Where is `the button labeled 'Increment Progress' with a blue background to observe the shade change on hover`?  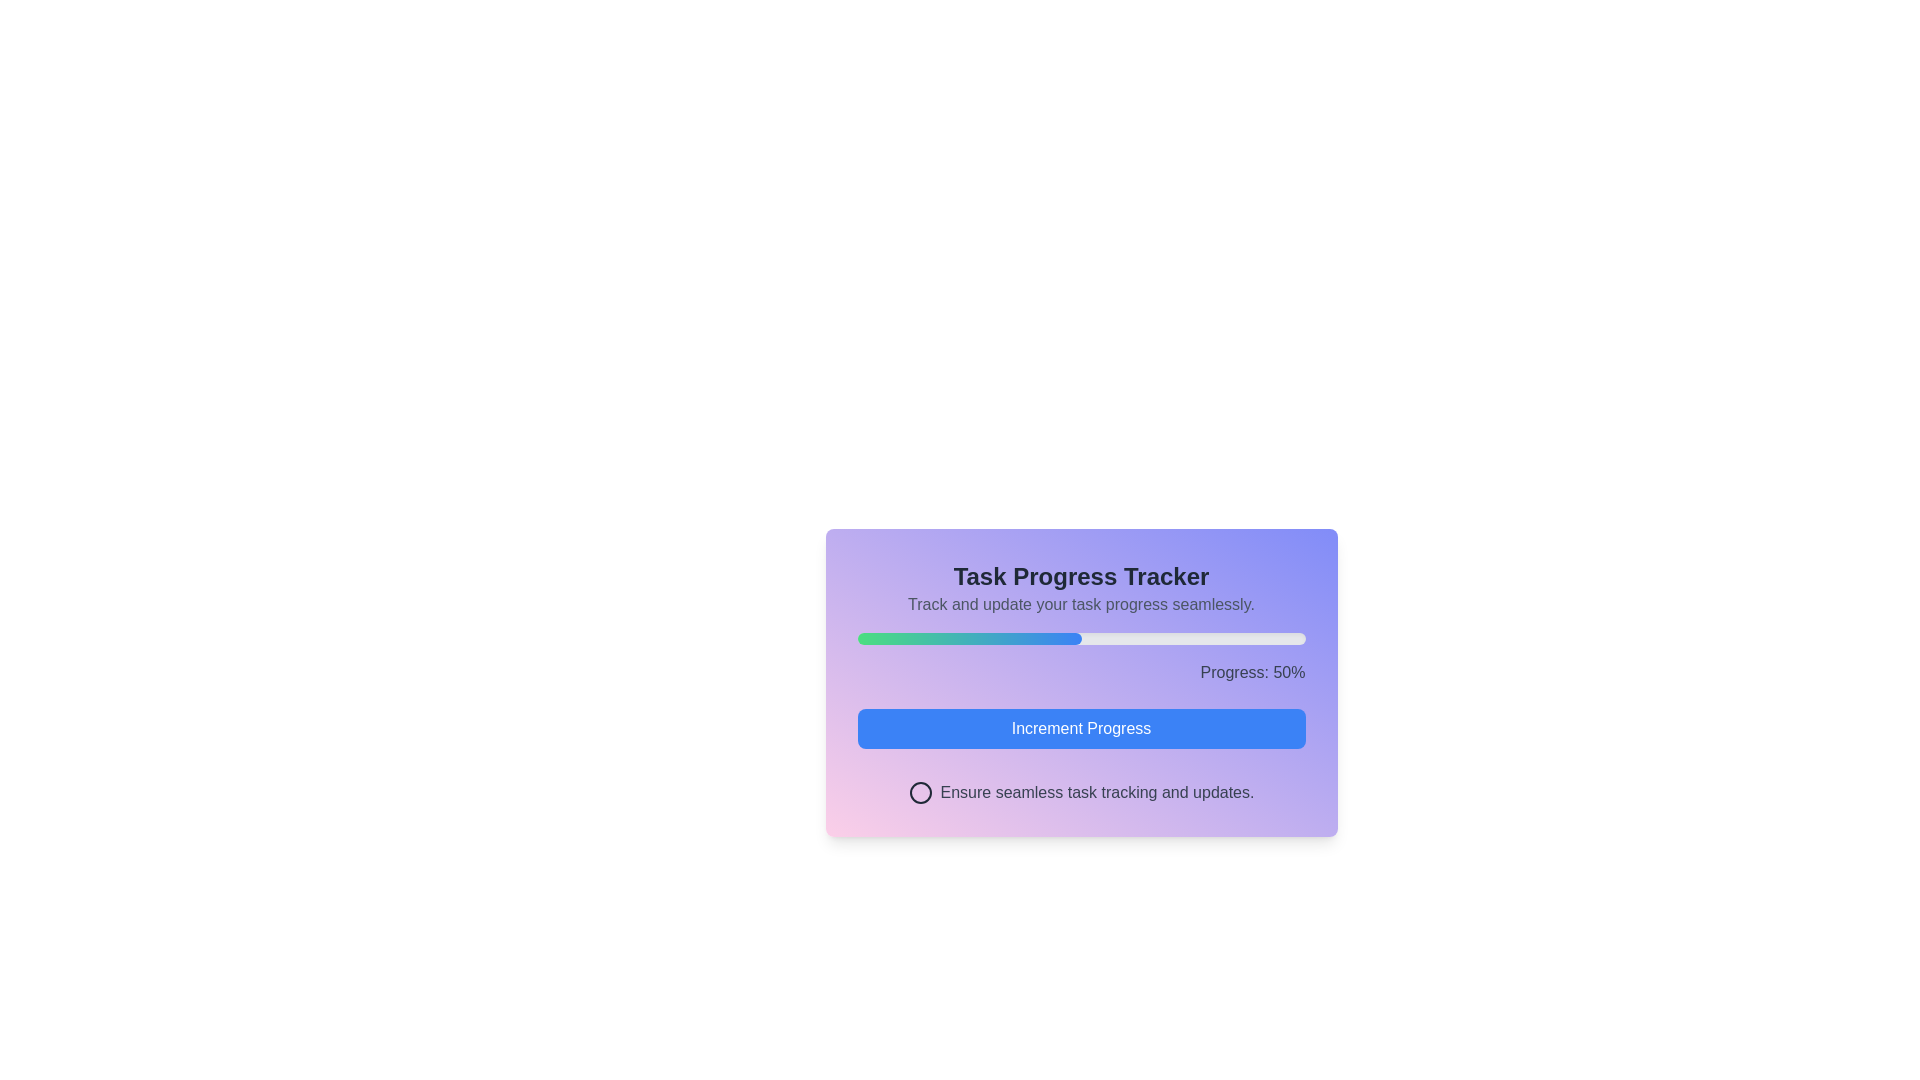
the button labeled 'Increment Progress' with a blue background to observe the shade change on hover is located at coordinates (1080, 729).